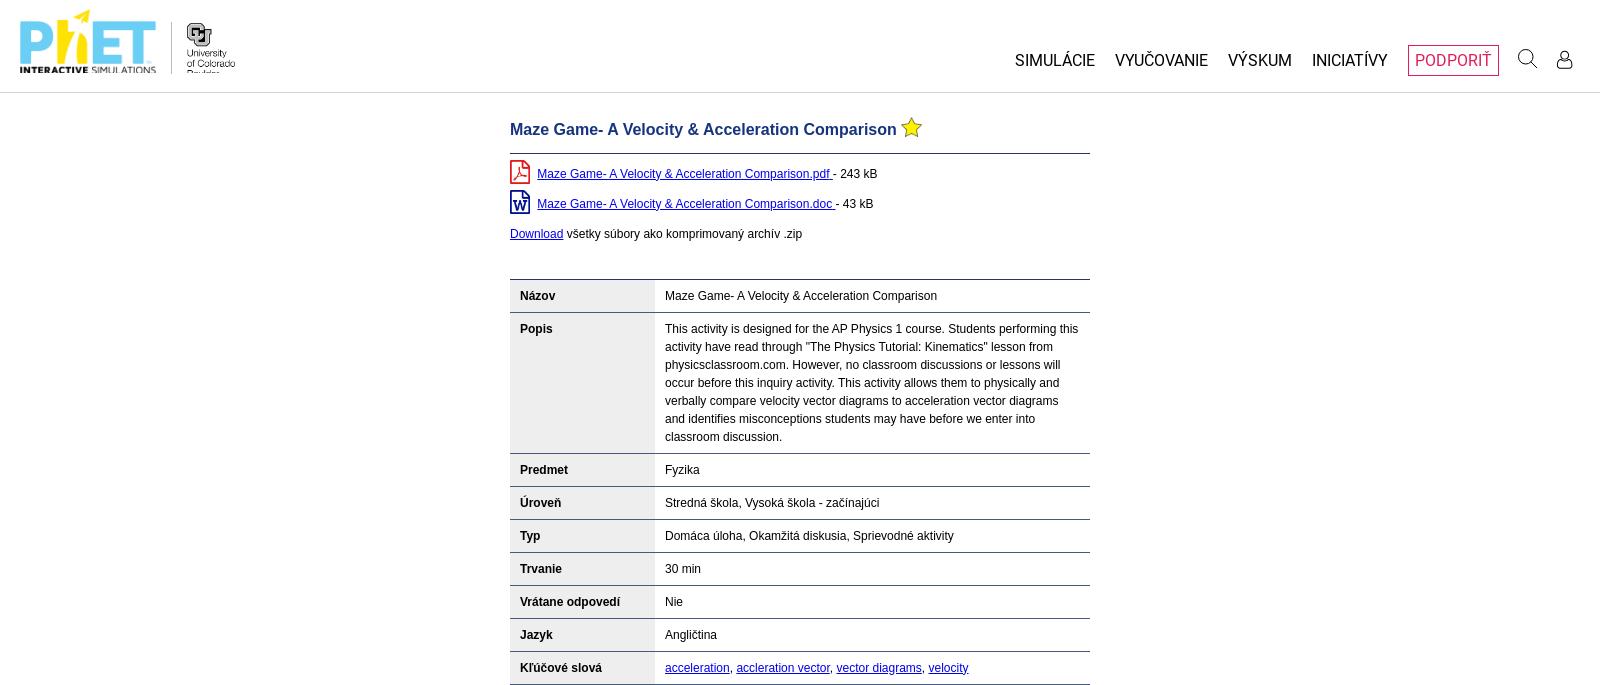 The width and height of the screenshot is (1600, 685). I want to click on 'This activity is designed for the AP Physics 1 course.  Students performing this activity have read through "The Physics Tutorial: Kinematics" lesson from physicsclassroom.com.  However, no classroom discussions or lessons will occur before this inquiry activity.  This activity allows them to physically and verbally compare velocity vector diagrams to acceleration vector diagrams and identifies misconceptions students may have before we enter into classroom discussion.', so click(664, 381).